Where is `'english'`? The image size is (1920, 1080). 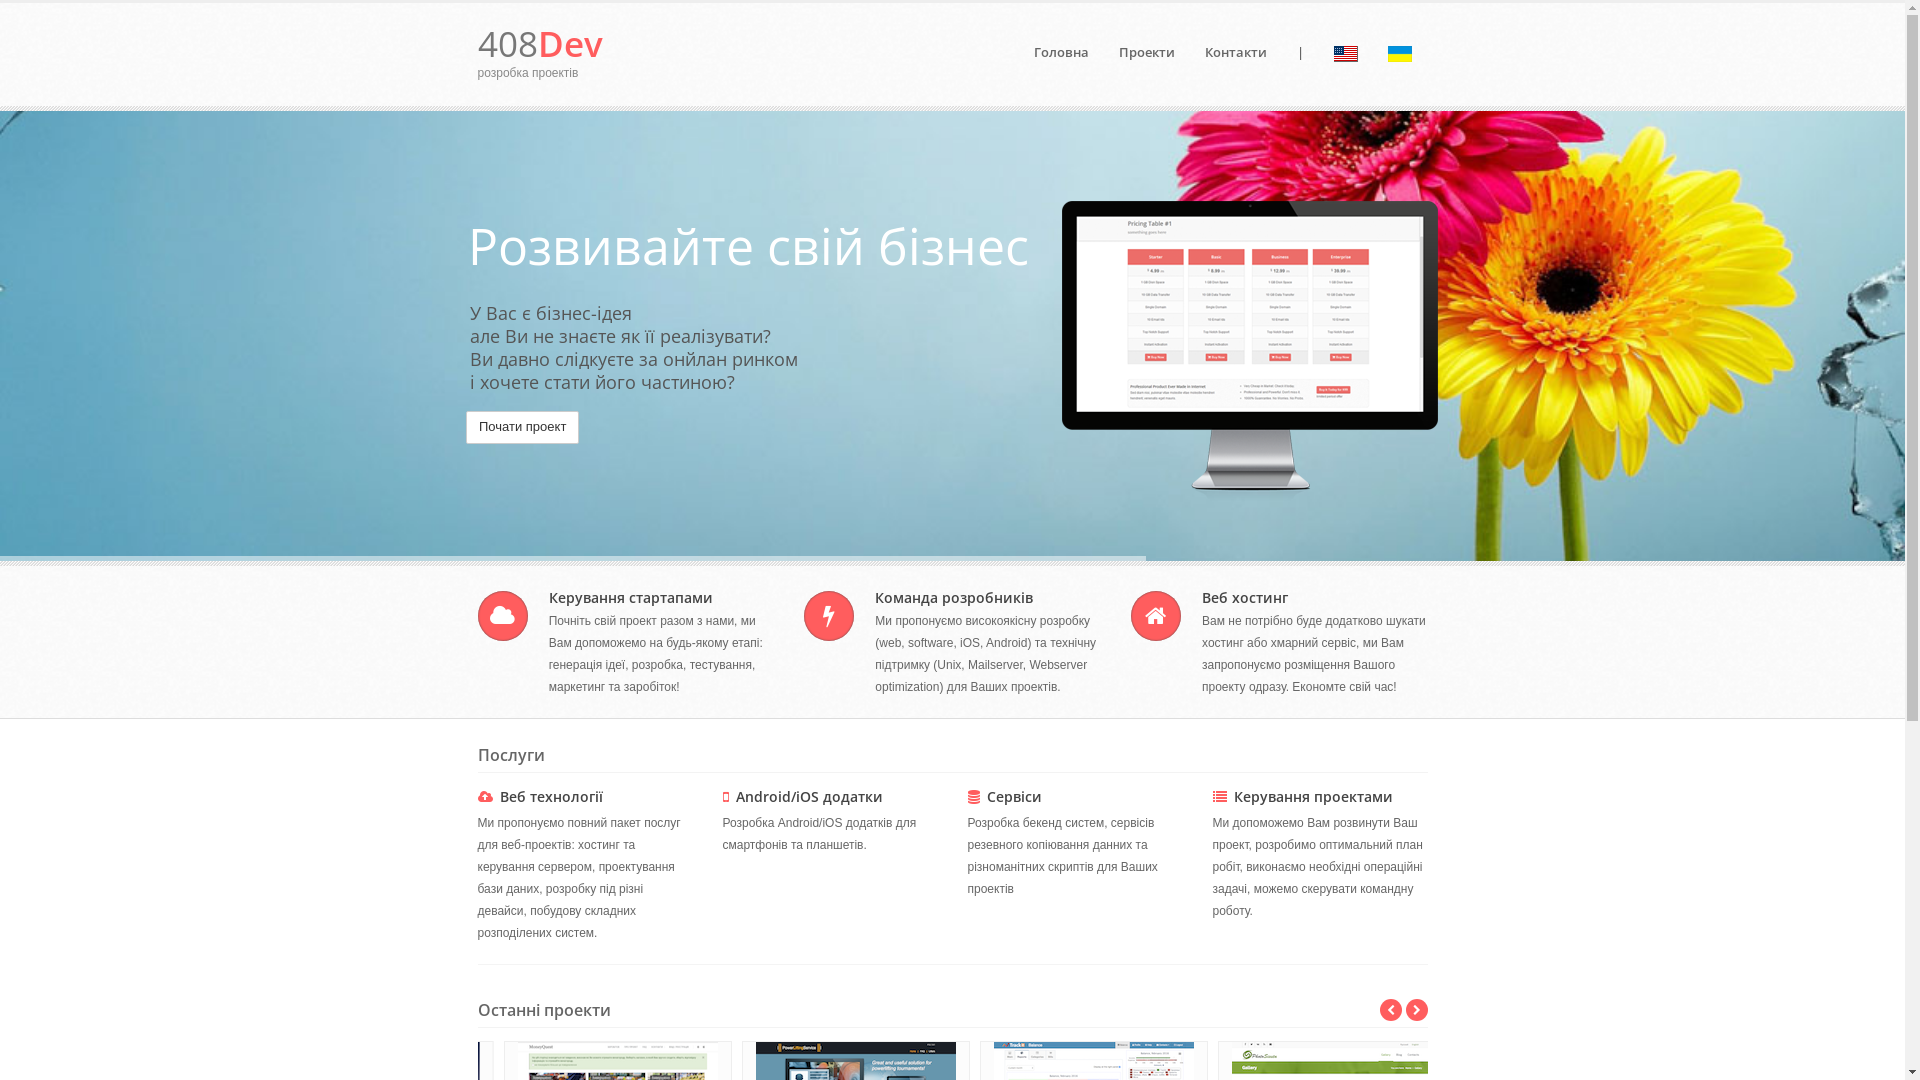
'english' is located at coordinates (1345, 53).